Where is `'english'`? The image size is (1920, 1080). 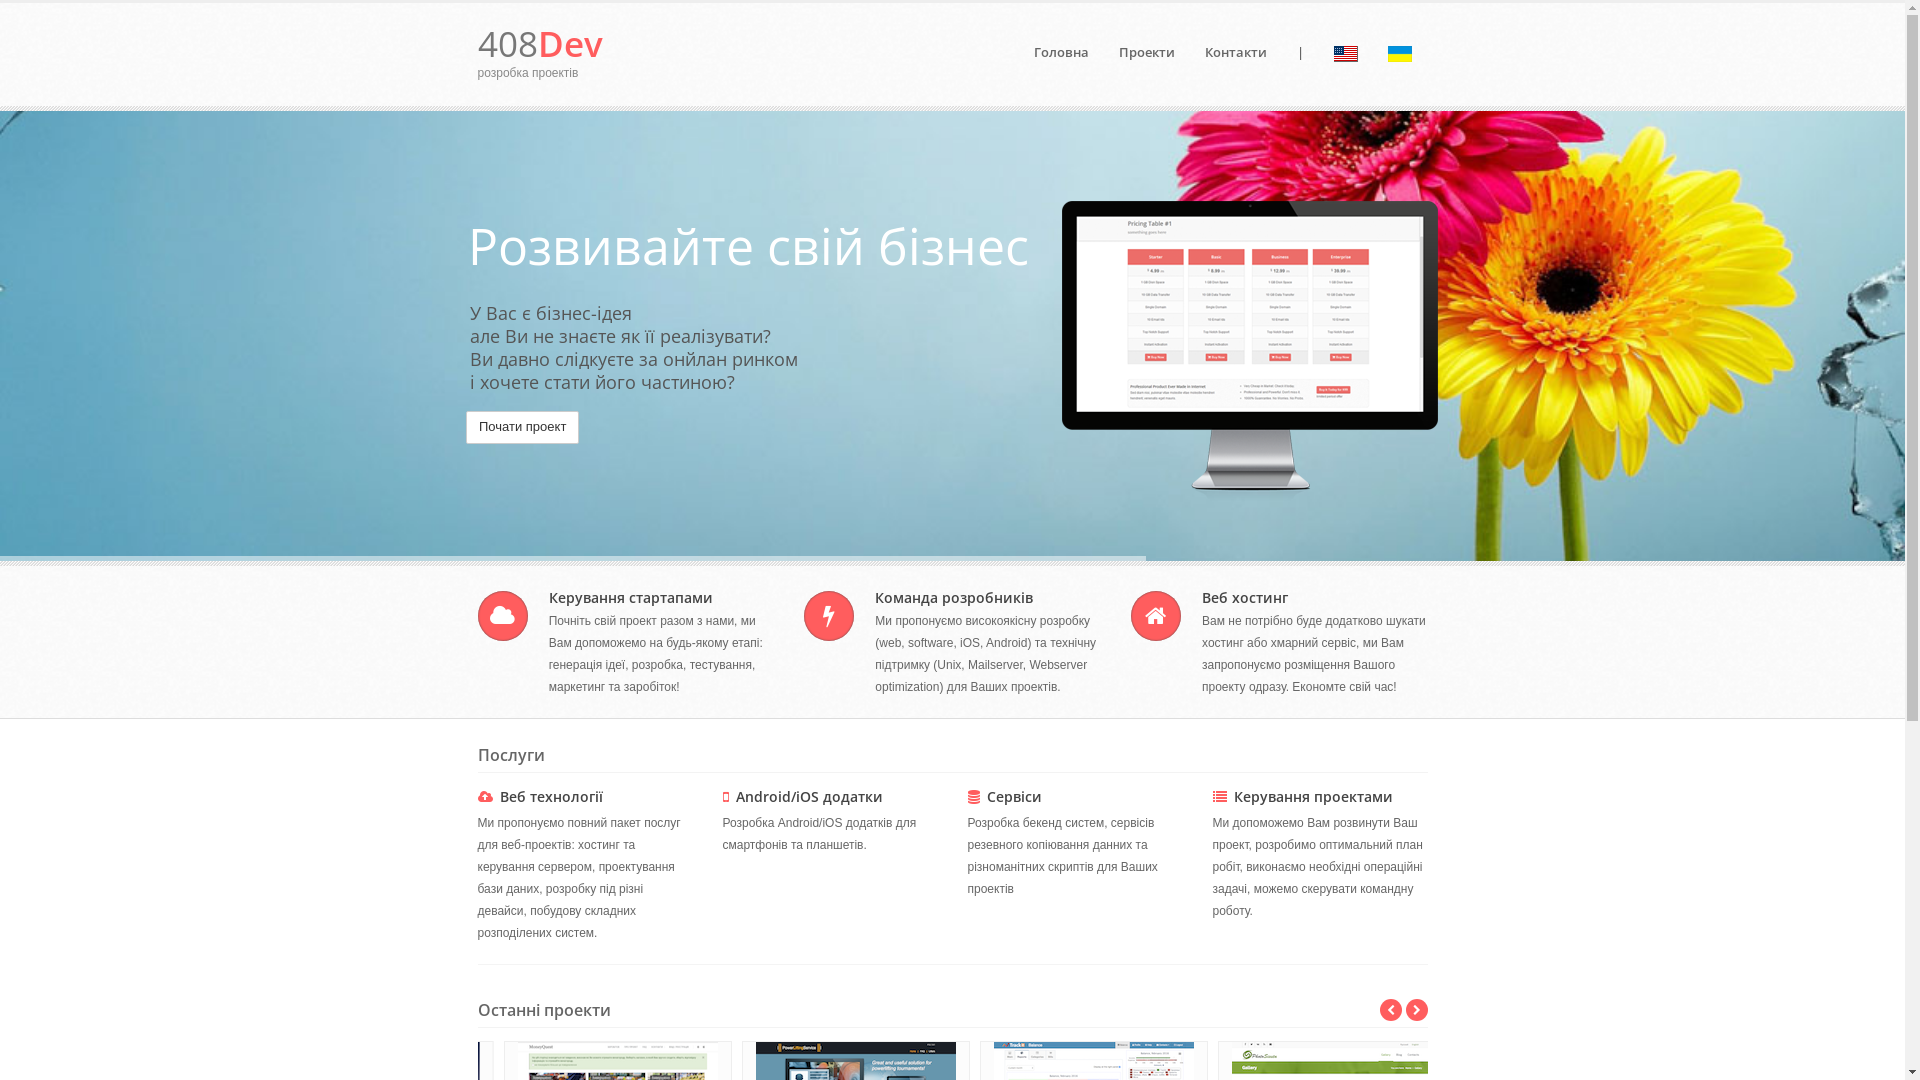
'english' is located at coordinates (1345, 53).